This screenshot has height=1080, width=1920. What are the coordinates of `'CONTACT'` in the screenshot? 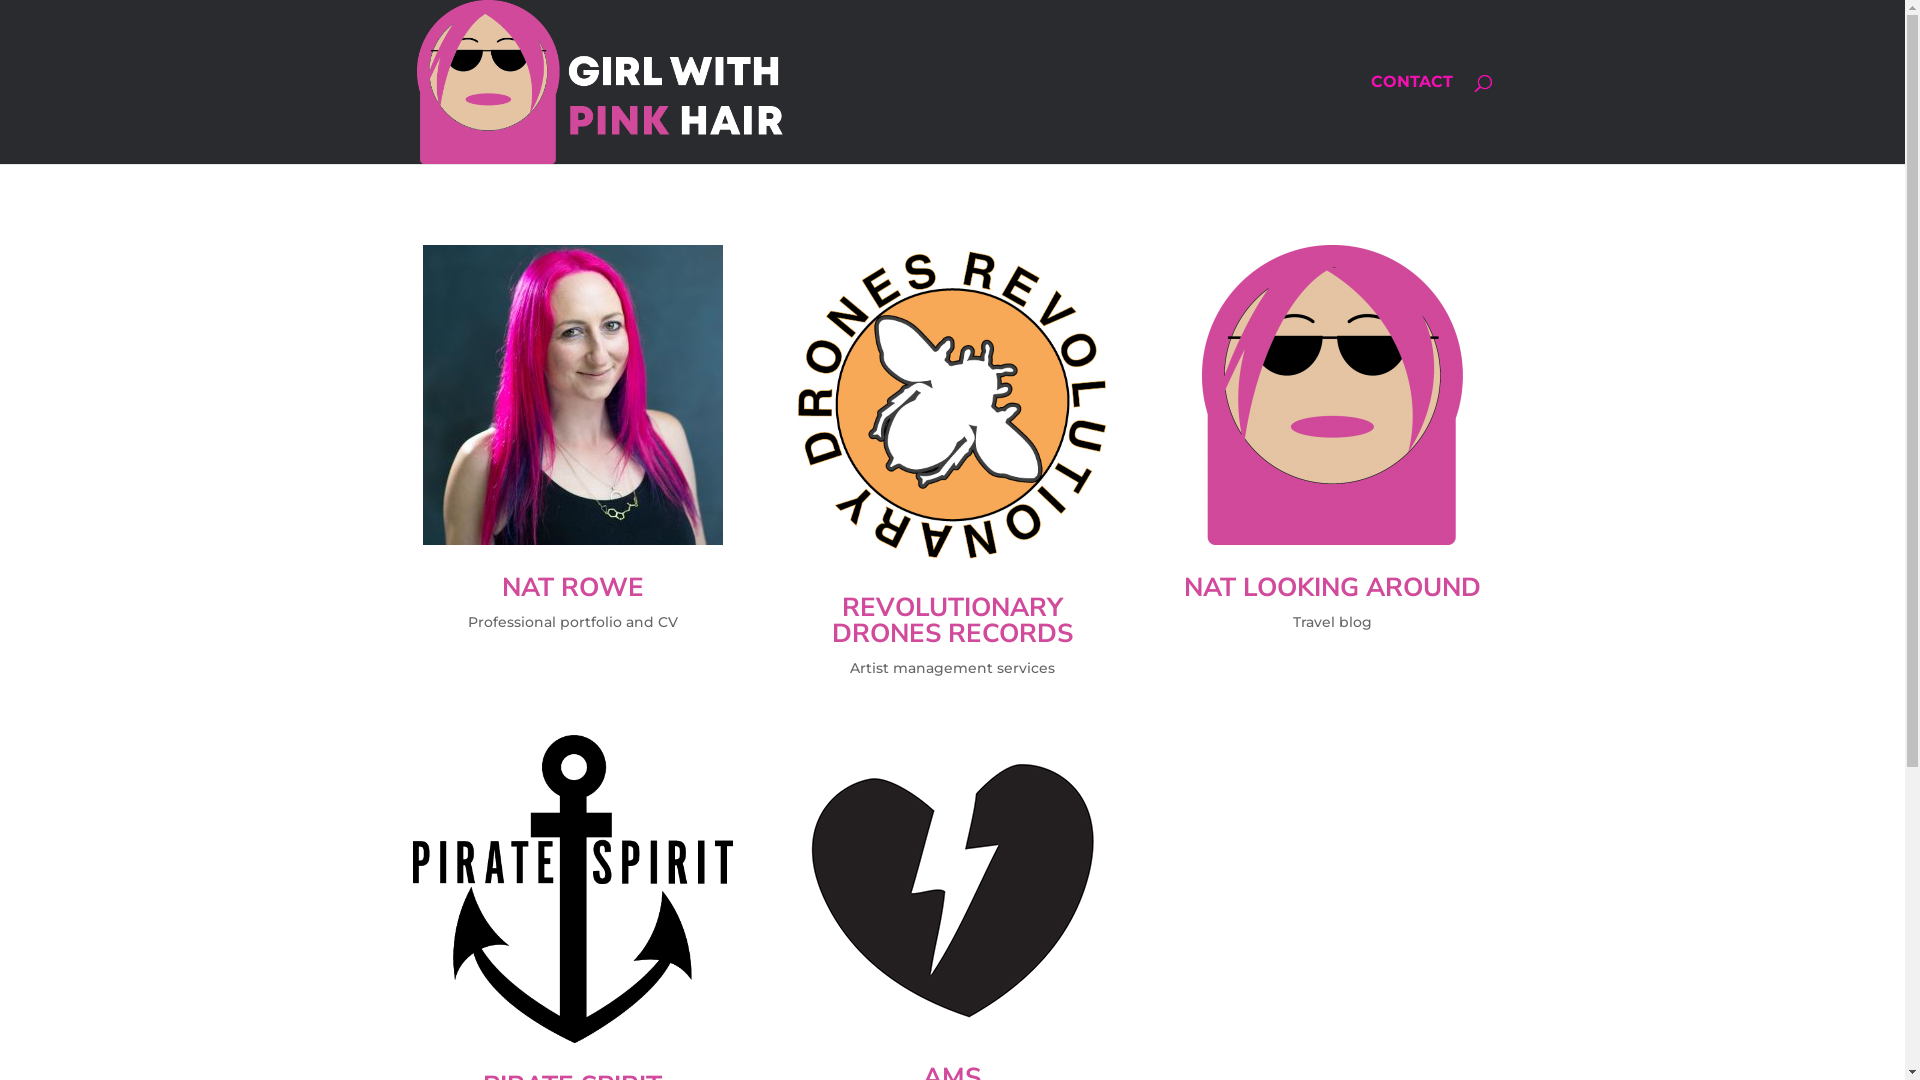 It's located at (1410, 119).